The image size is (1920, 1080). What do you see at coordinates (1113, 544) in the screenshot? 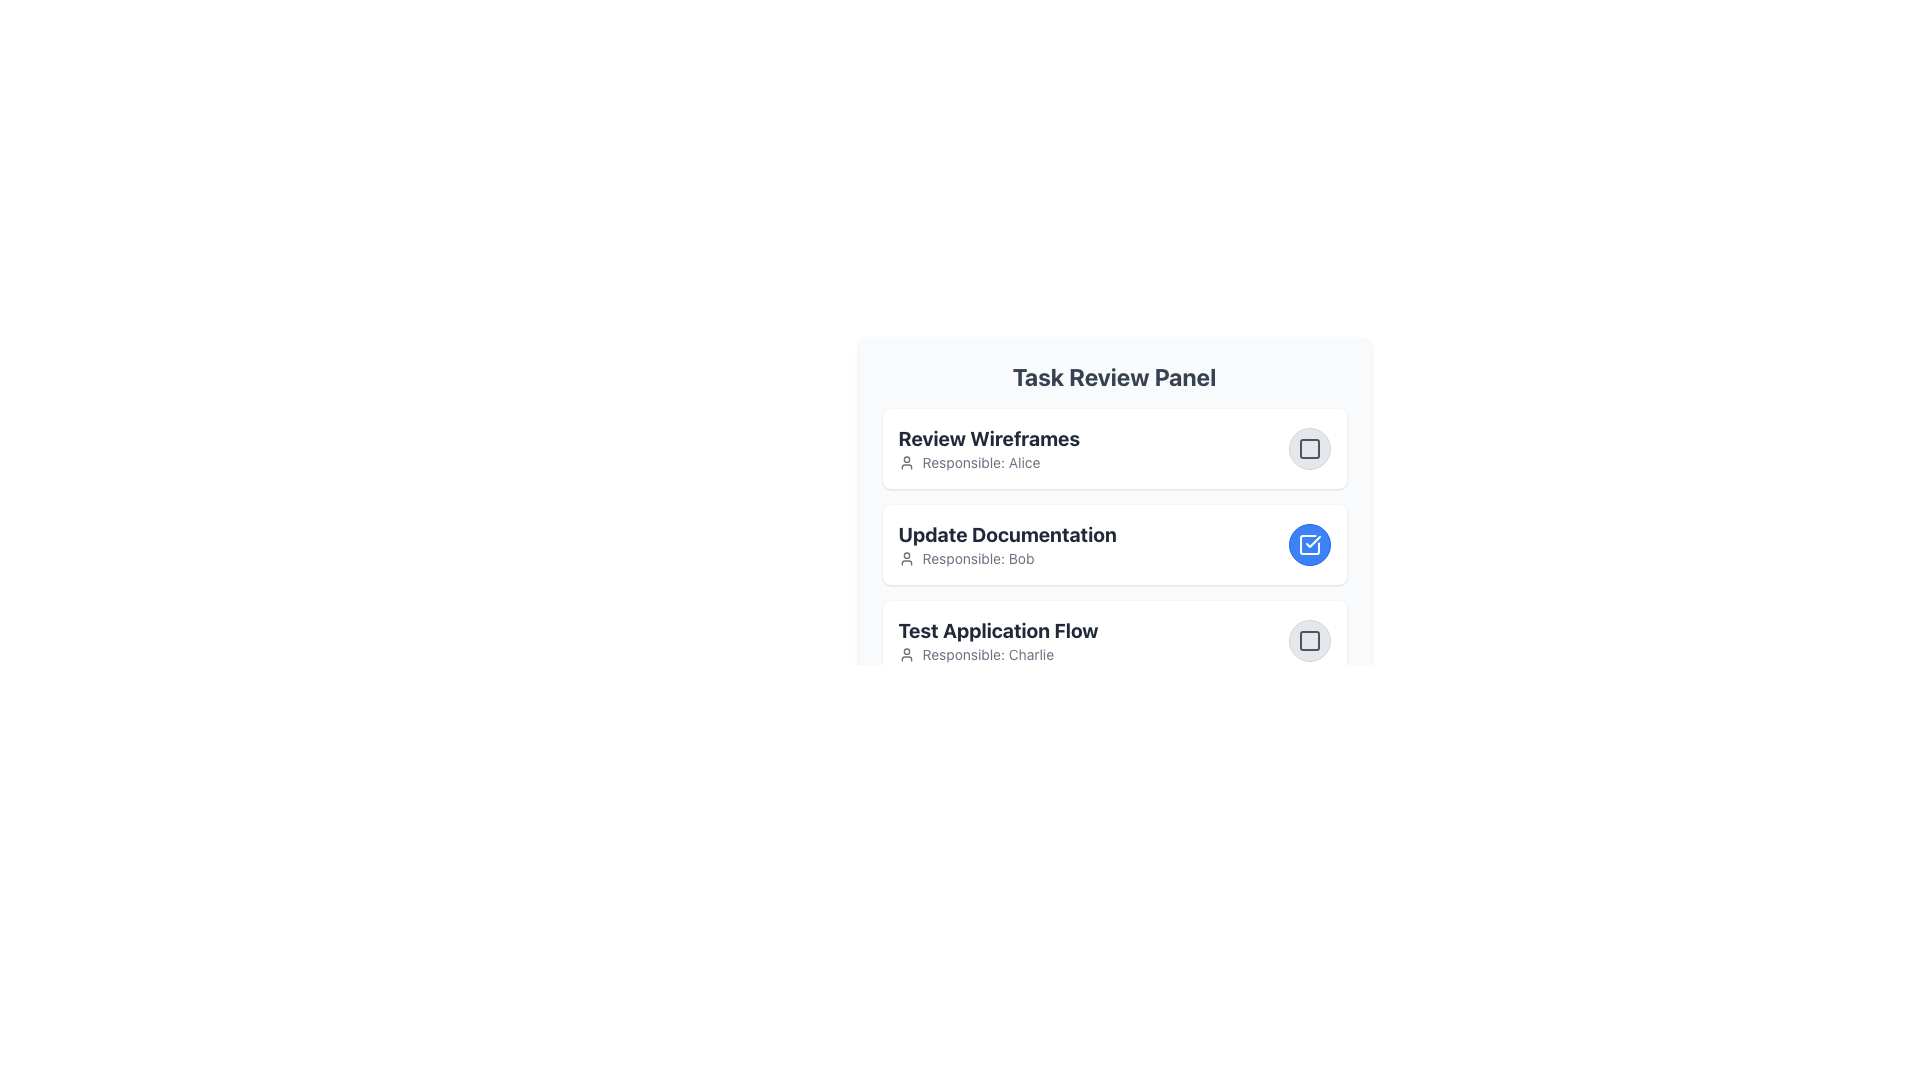
I see `the List item labeled 'Update Documentation', which includes the title in bold and the description 'Responsible: Bob' with a blue circular icon` at bounding box center [1113, 544].